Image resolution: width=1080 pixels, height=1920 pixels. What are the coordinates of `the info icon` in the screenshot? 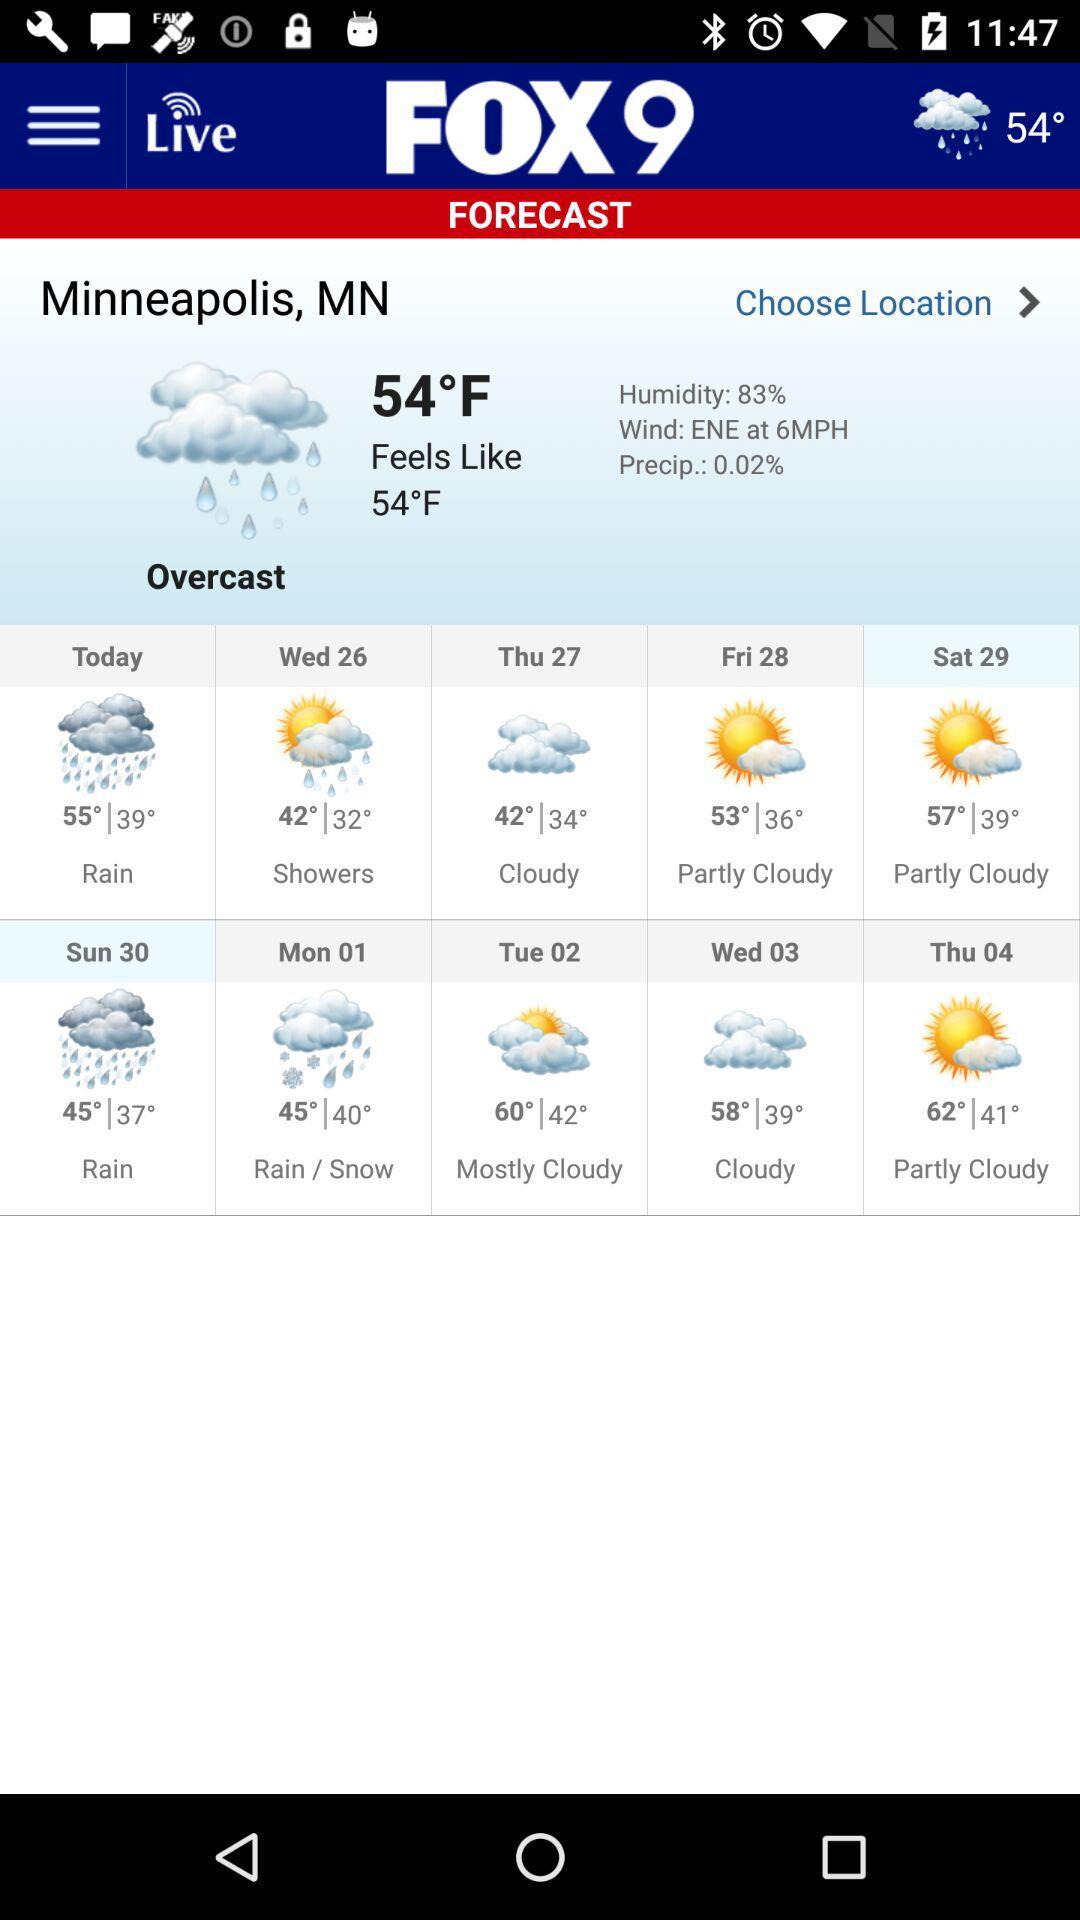 It's located at (470, 124).